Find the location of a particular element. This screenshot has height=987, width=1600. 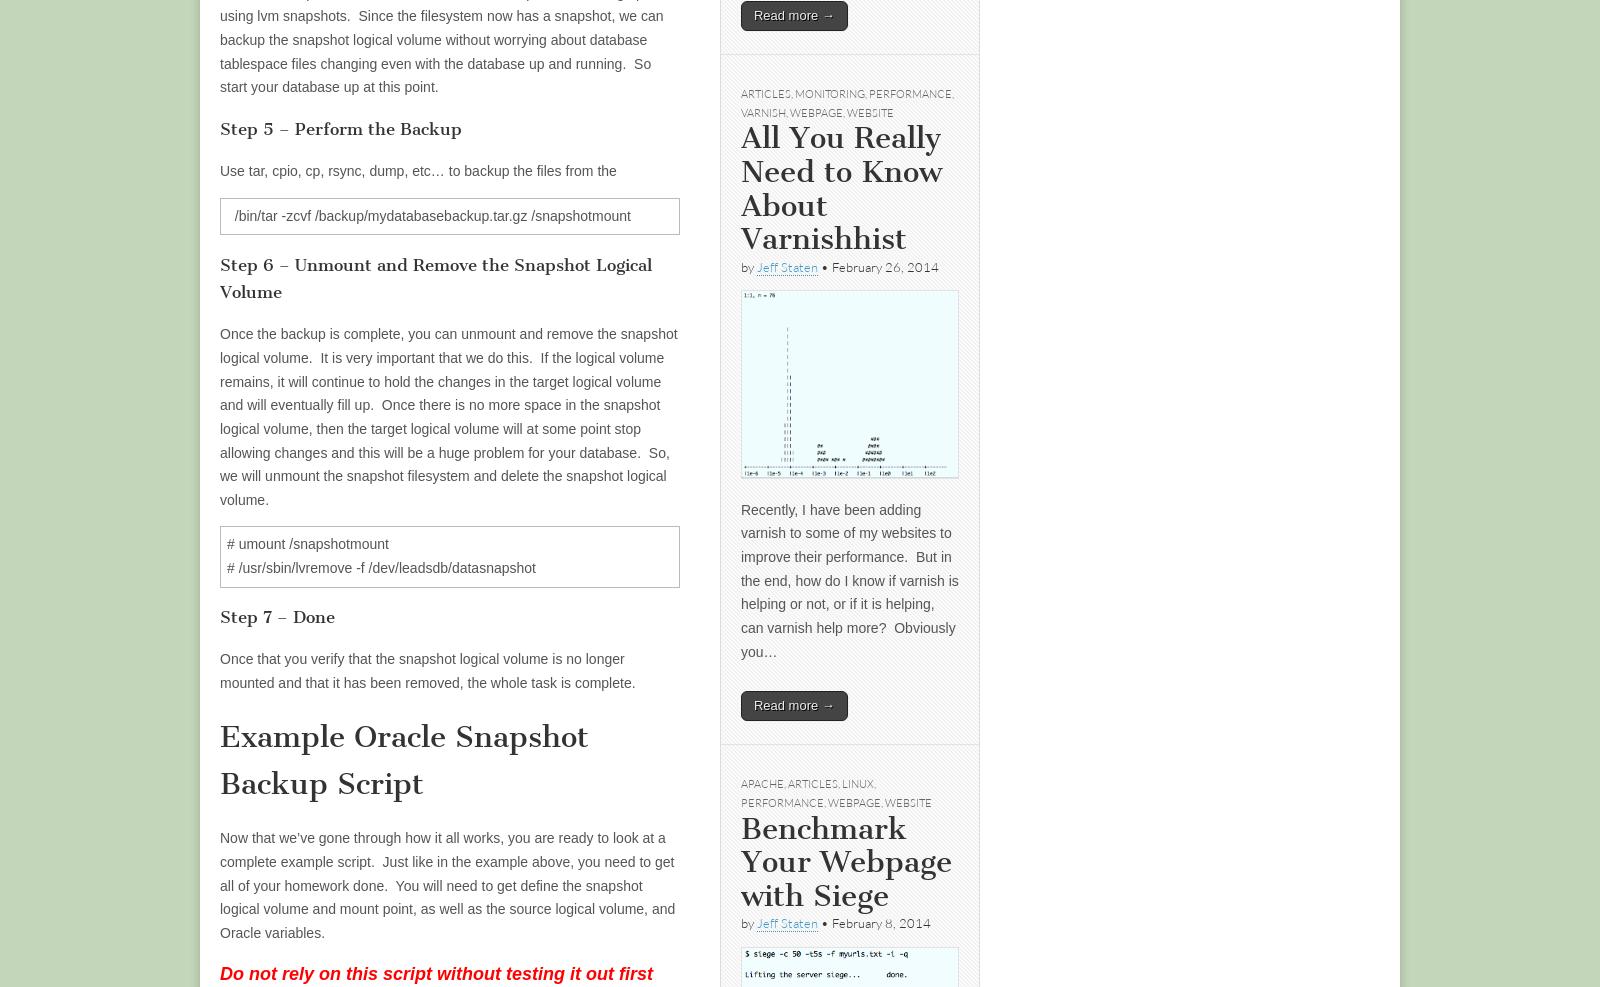

'Step 6 – Unmount and Remove the Snapshot Logical Volume' is located at coordinates (435, 278).